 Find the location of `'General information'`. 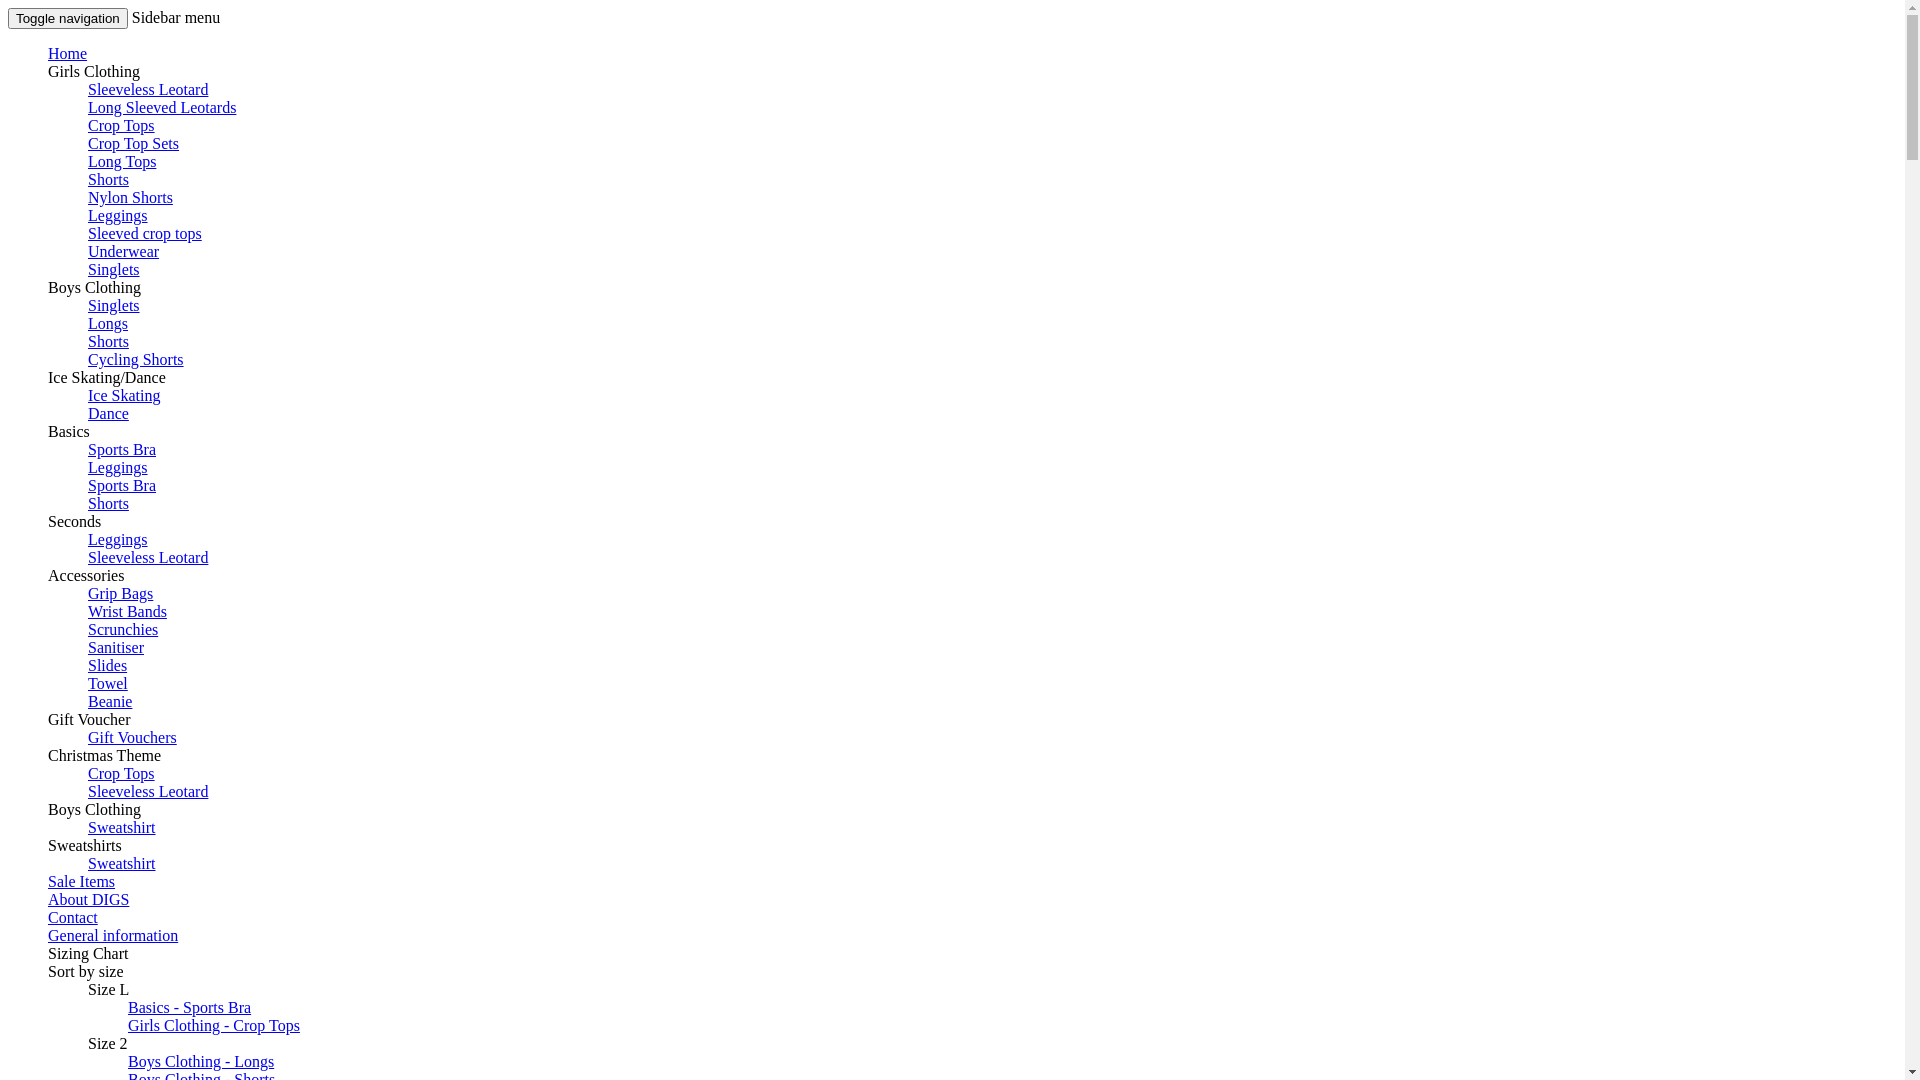

'General information' is located at coordinates (112, 935).